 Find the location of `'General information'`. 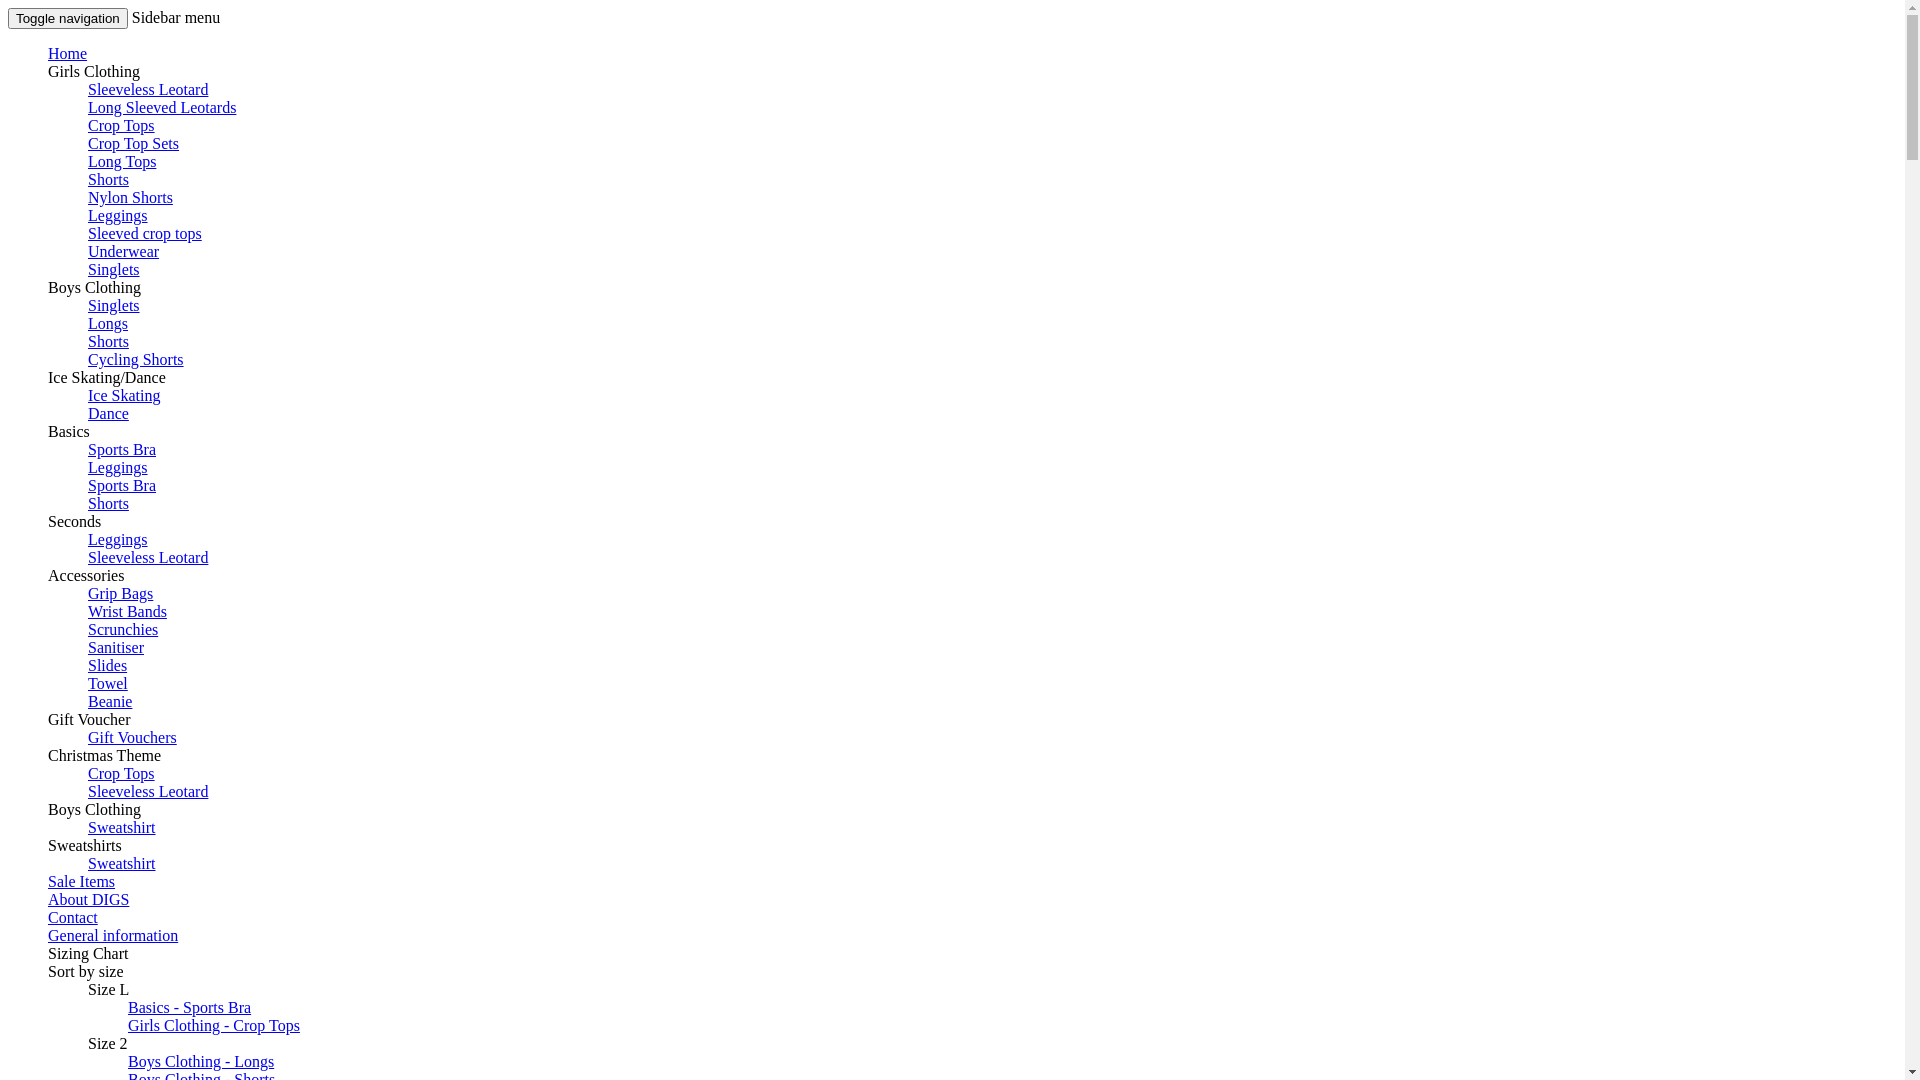

'General information' is located at coordinates (112, 935).